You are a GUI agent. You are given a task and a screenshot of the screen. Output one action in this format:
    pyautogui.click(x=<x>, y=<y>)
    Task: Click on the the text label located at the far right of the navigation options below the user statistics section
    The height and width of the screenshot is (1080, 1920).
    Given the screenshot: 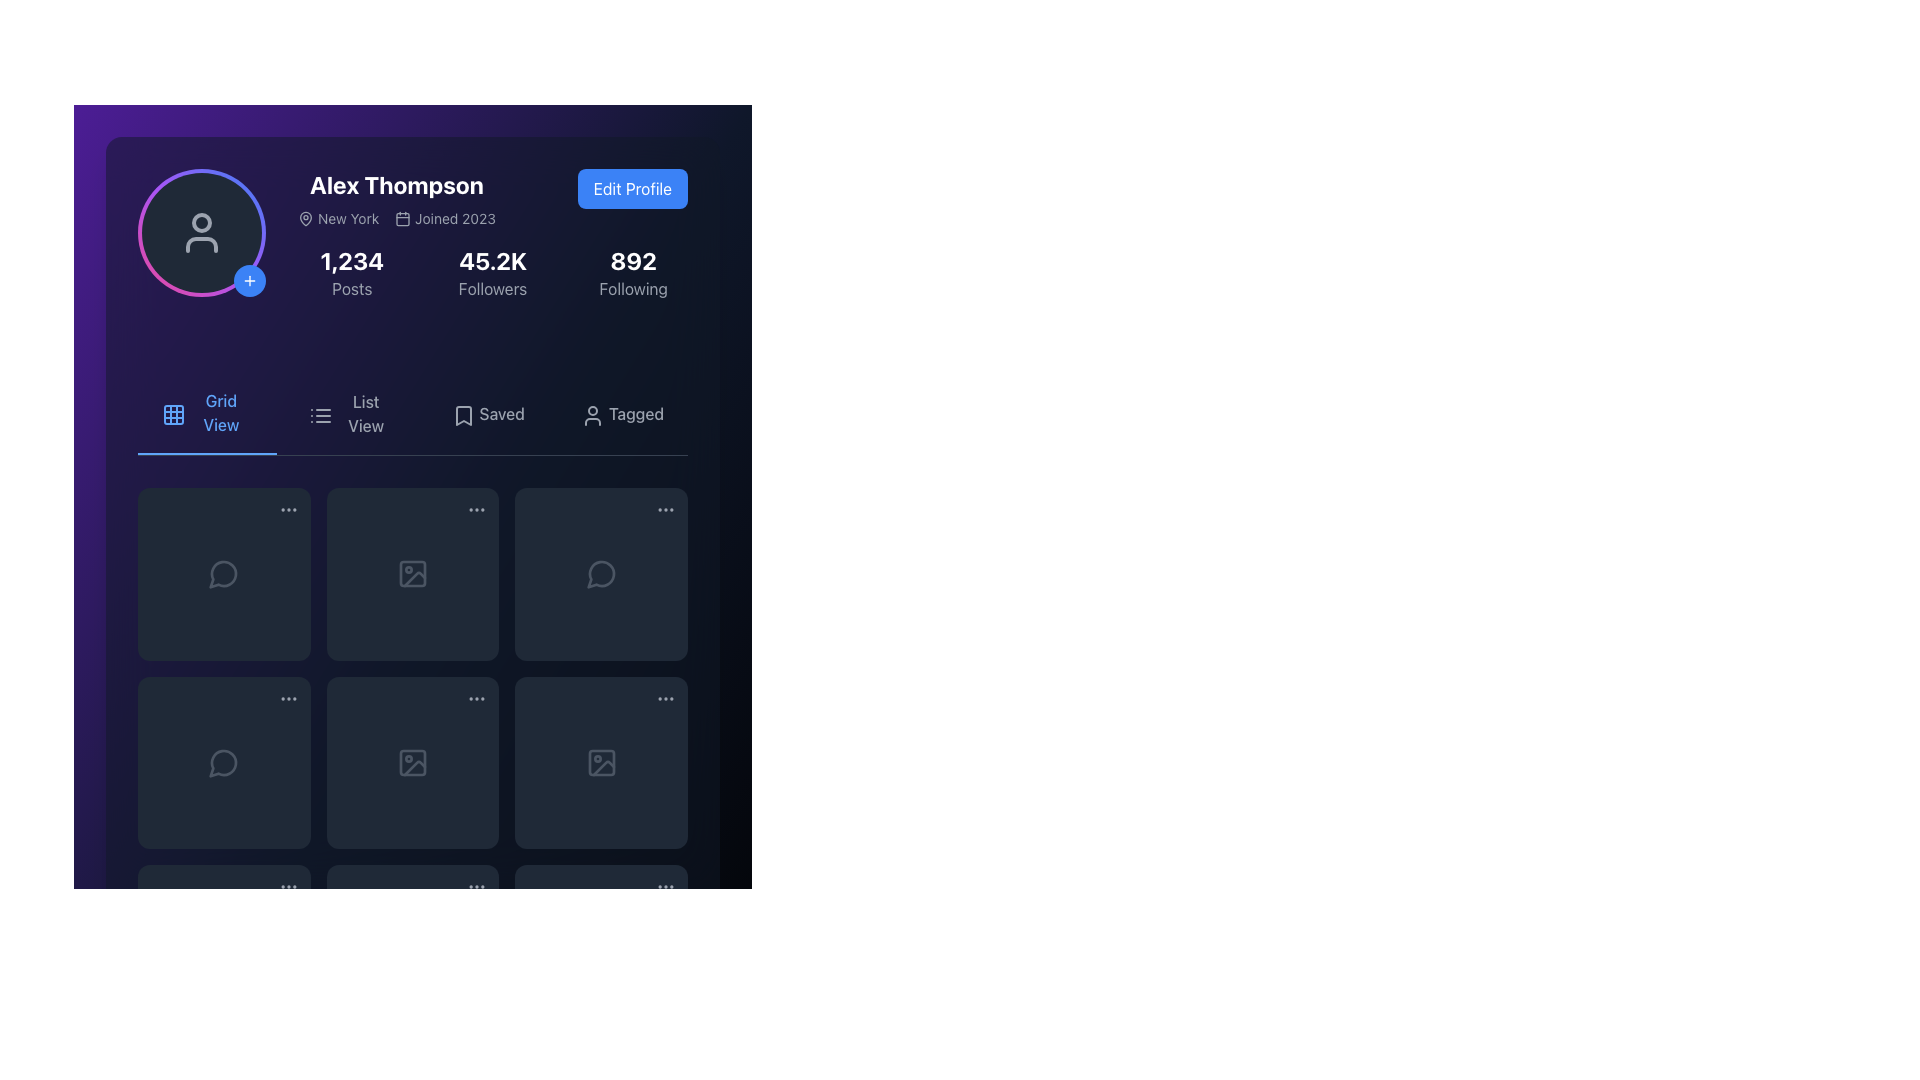 What is the action you would take?
    pyautogui.click(x=635, y=412)
    